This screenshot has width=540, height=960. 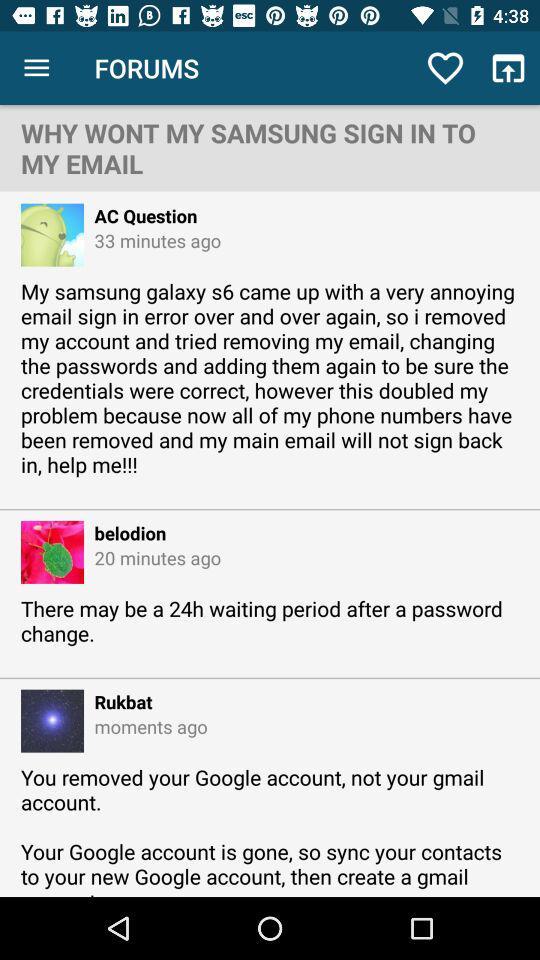 What do you see at coordinates (118, 701) in the screenshot?
I see `rukbat item` at bounding box center [118, 701].